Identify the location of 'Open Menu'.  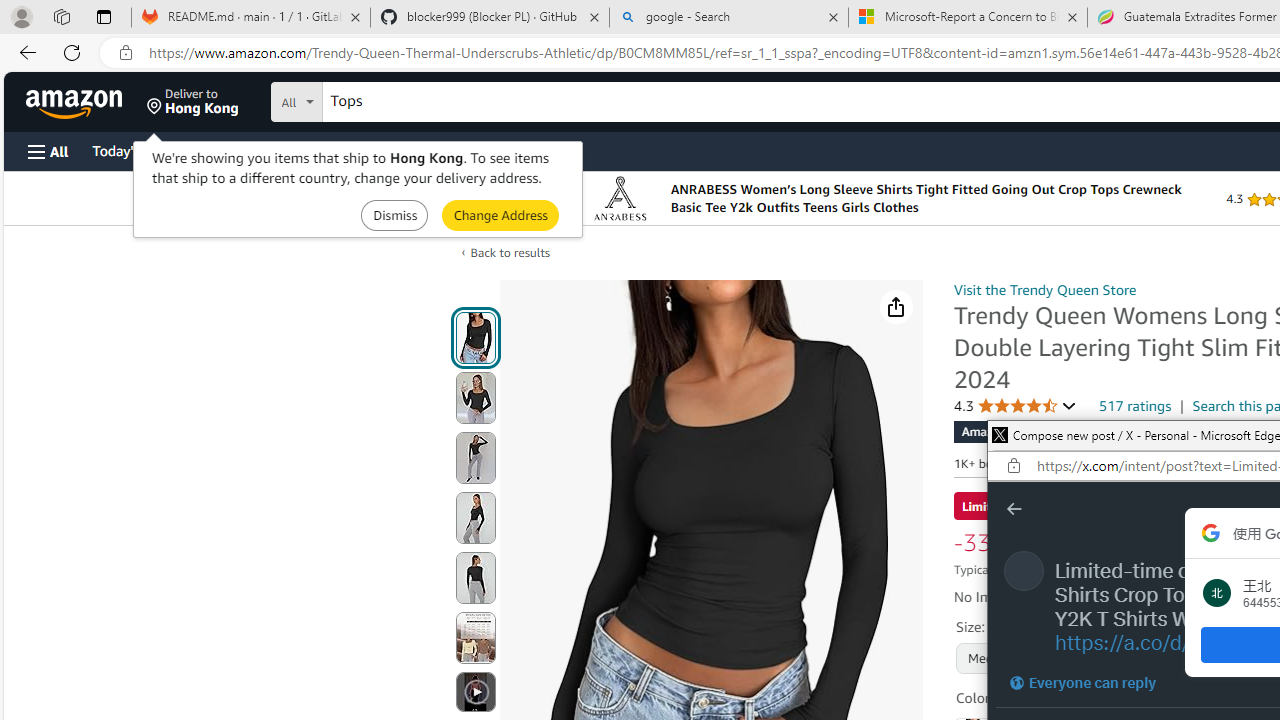
(48, 150).